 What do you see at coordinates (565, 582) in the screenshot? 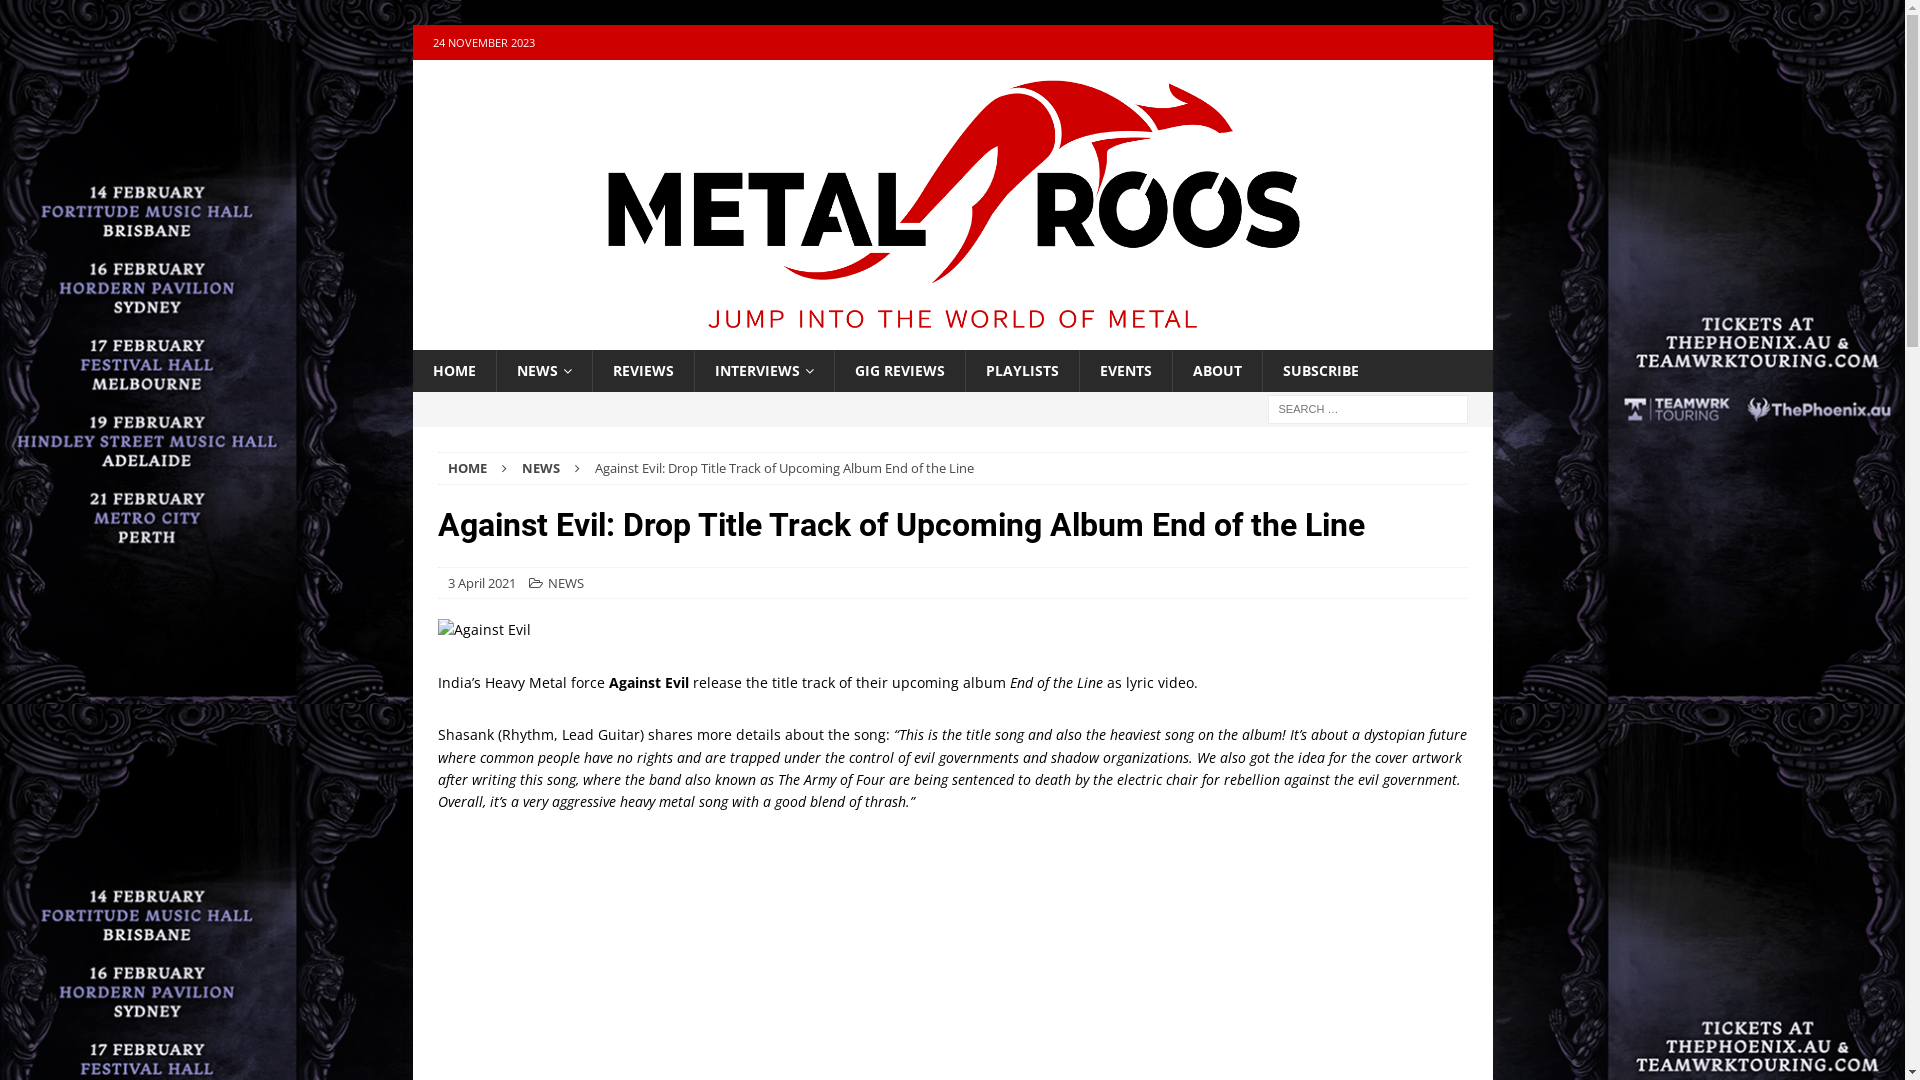
I see `'NEWS'` at bounding box center [565, 582].